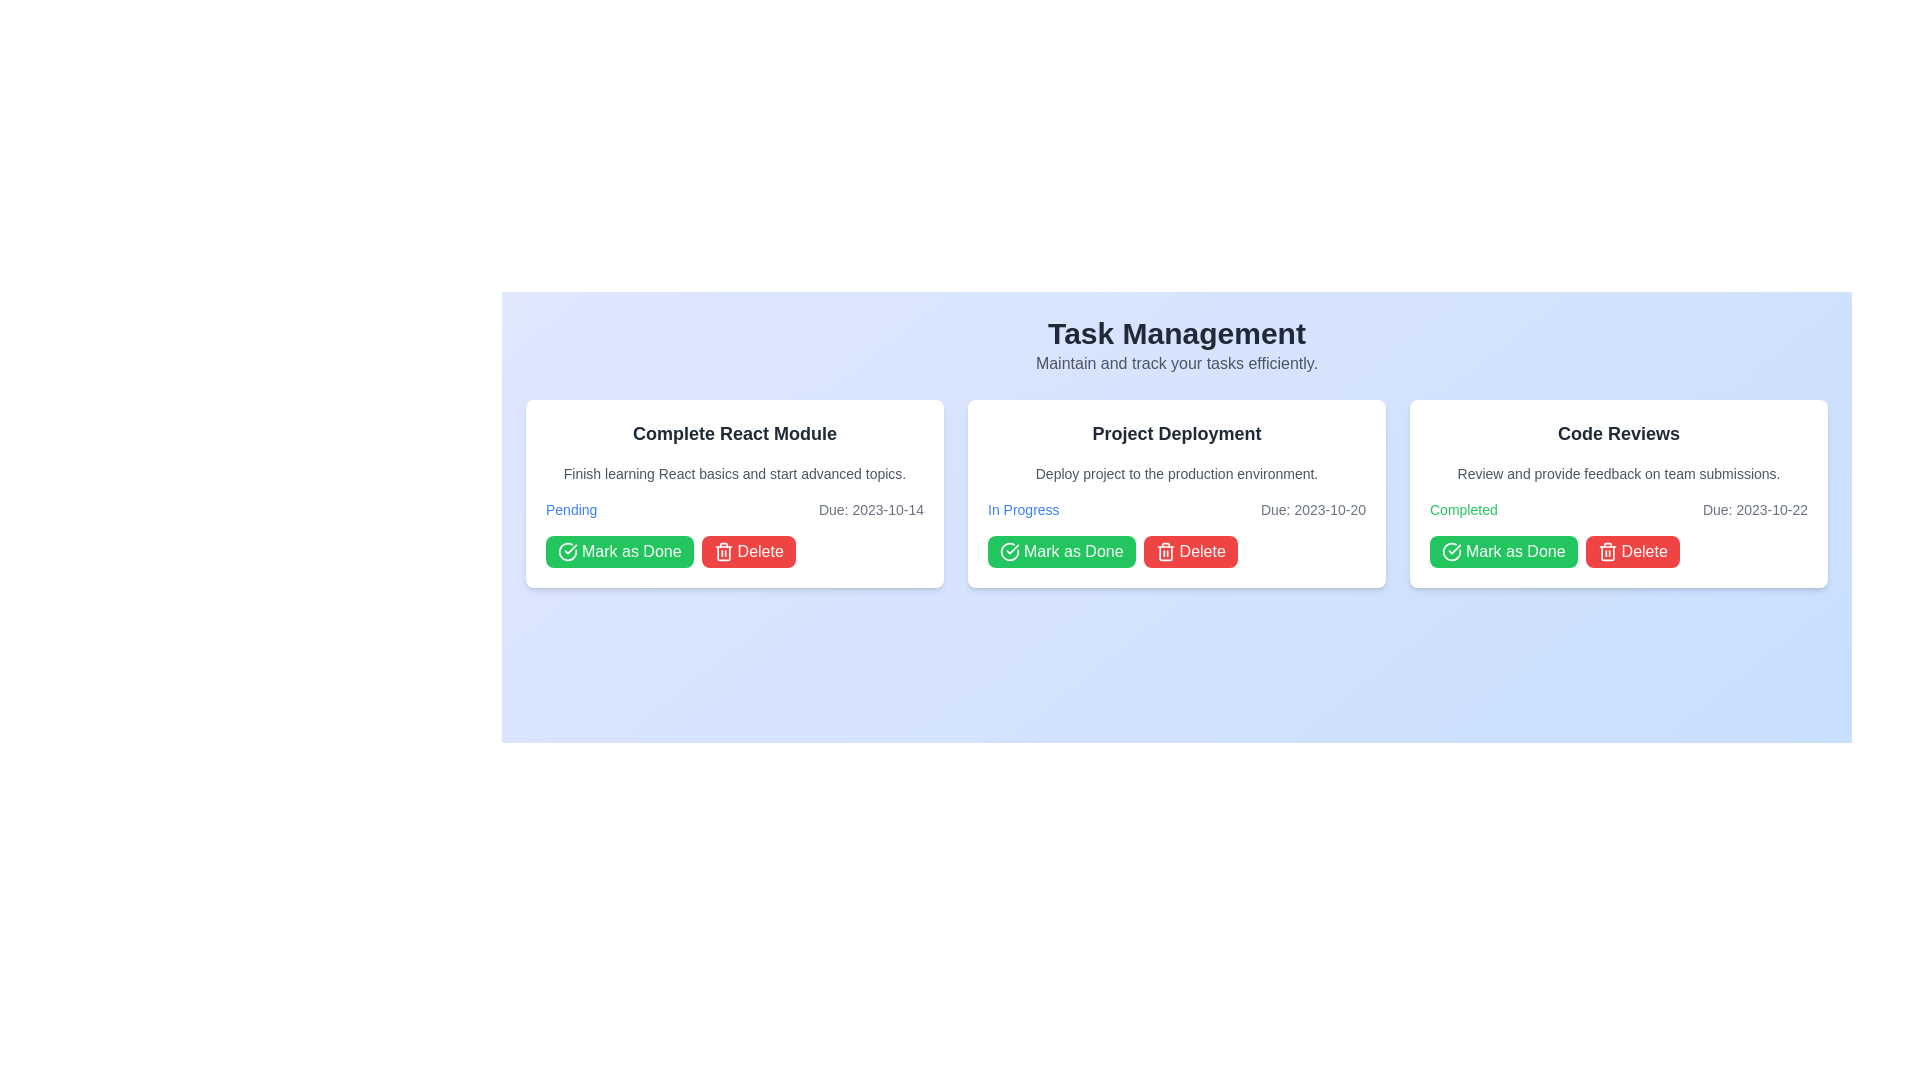 This screenshot has width=1920, height=1080. I want to click on the 'Delete' button, which is part of the Interactive button group located at the bottom of the 'Complete React Module' card, so click(733, 551).